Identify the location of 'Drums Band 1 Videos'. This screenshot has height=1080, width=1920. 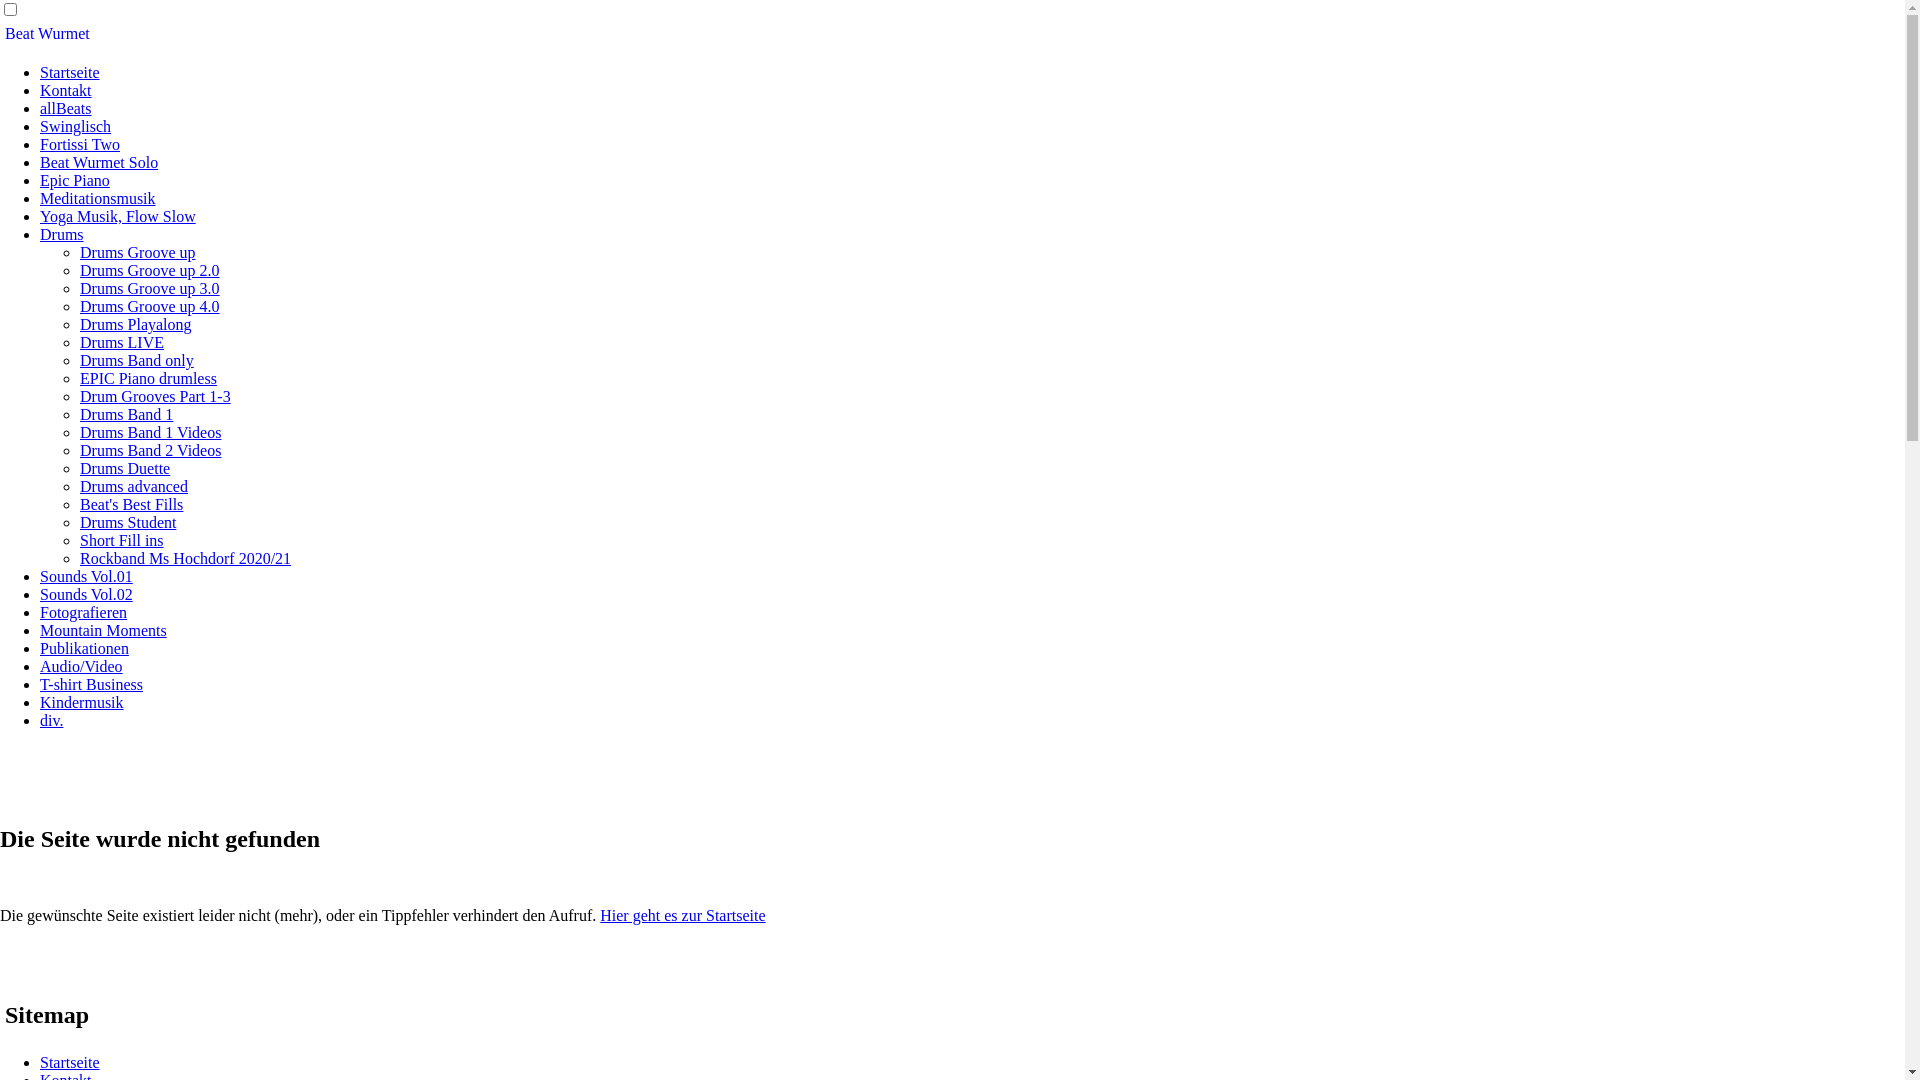
(149, 431).